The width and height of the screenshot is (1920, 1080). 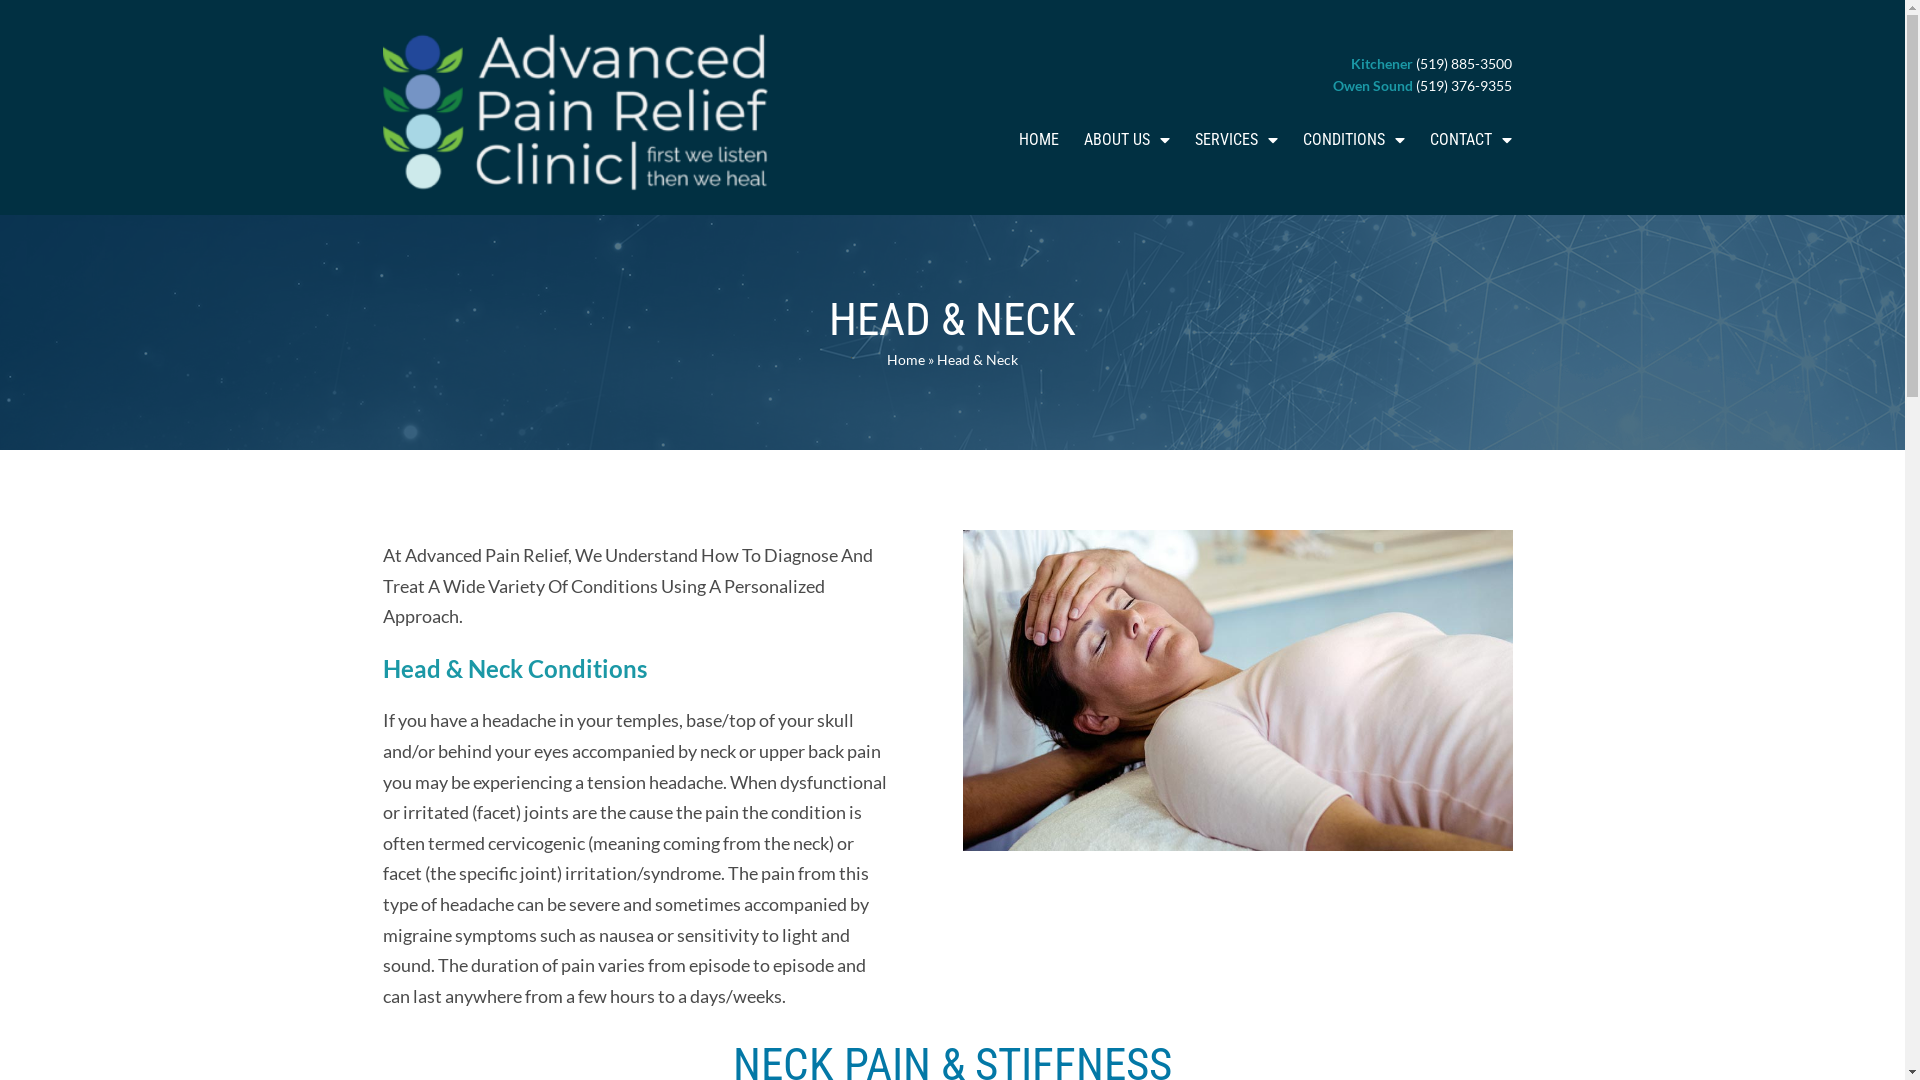 What do you see at coordinates (1470, 137) in the screenshot?
I see `'CONTACT'` at bounding box center [1470, 137].